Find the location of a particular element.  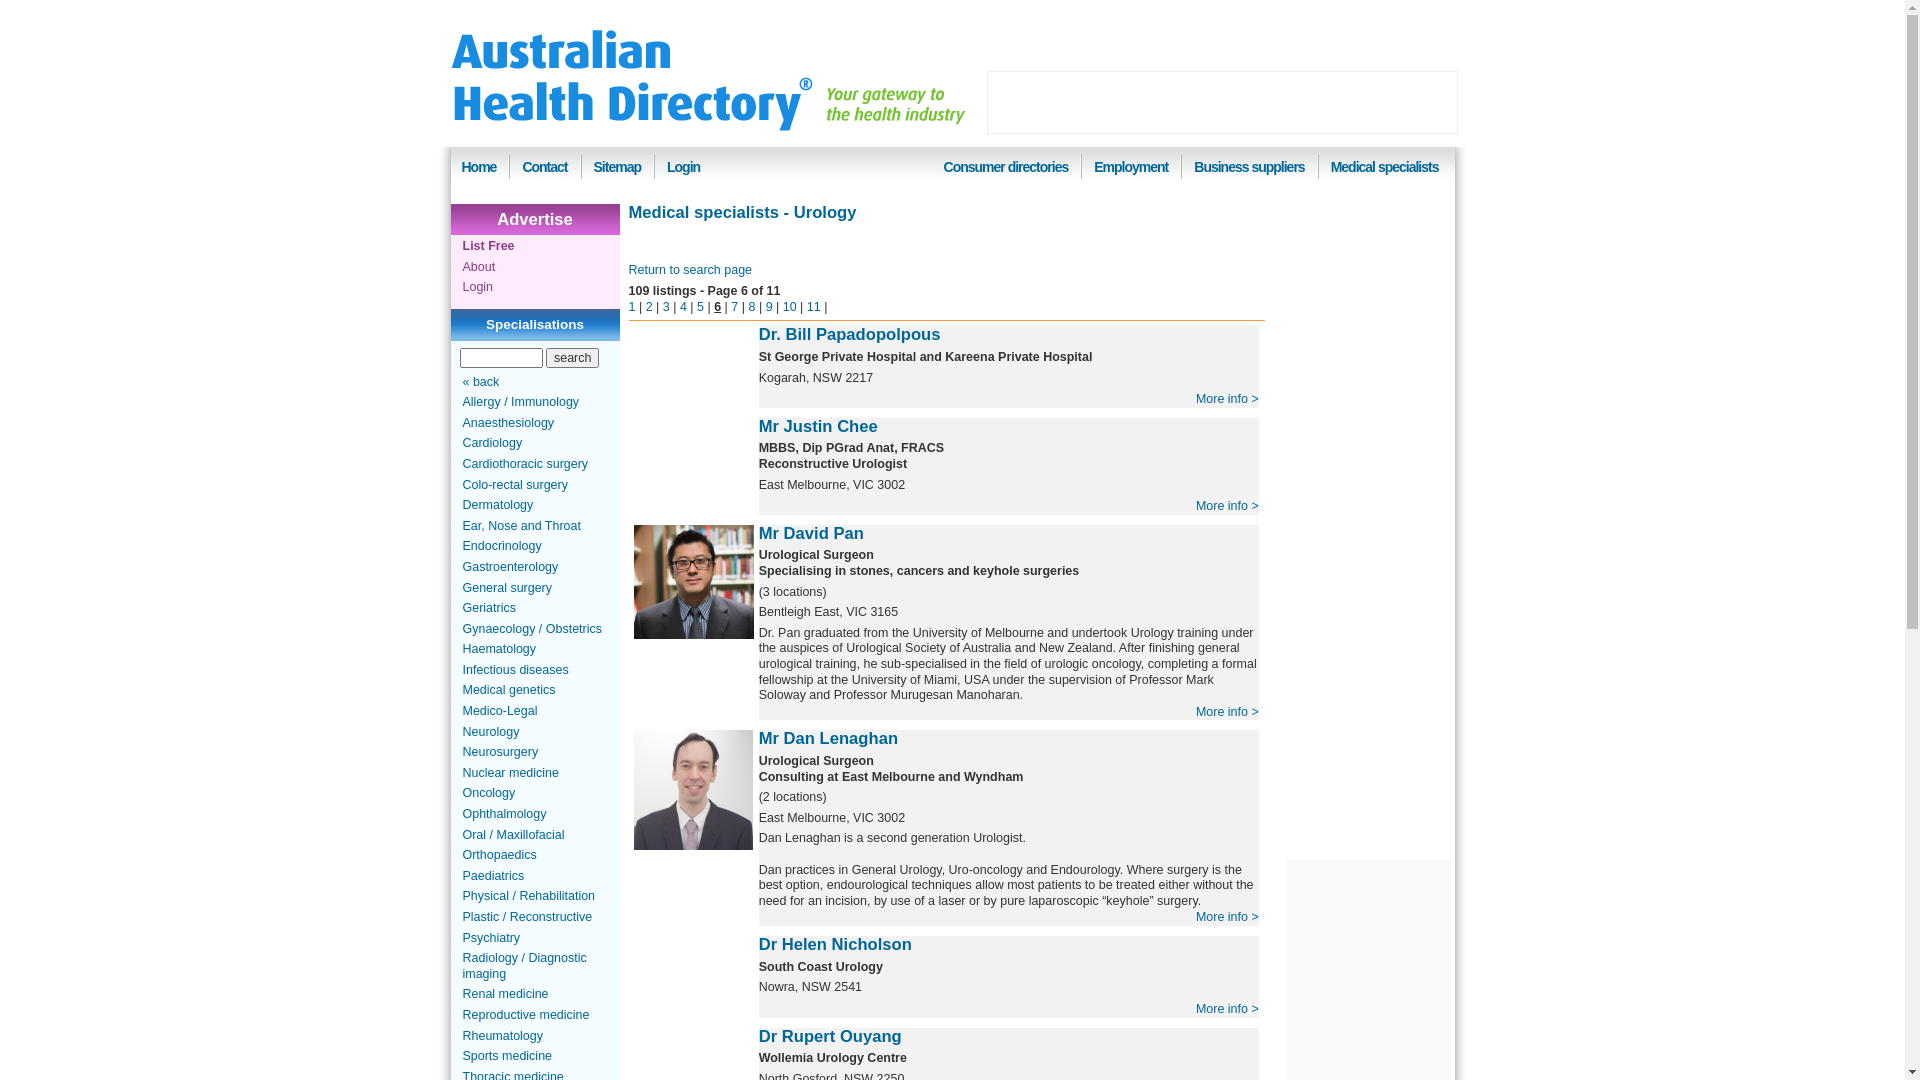

'Employment' is located at coordinates (1131, 165).